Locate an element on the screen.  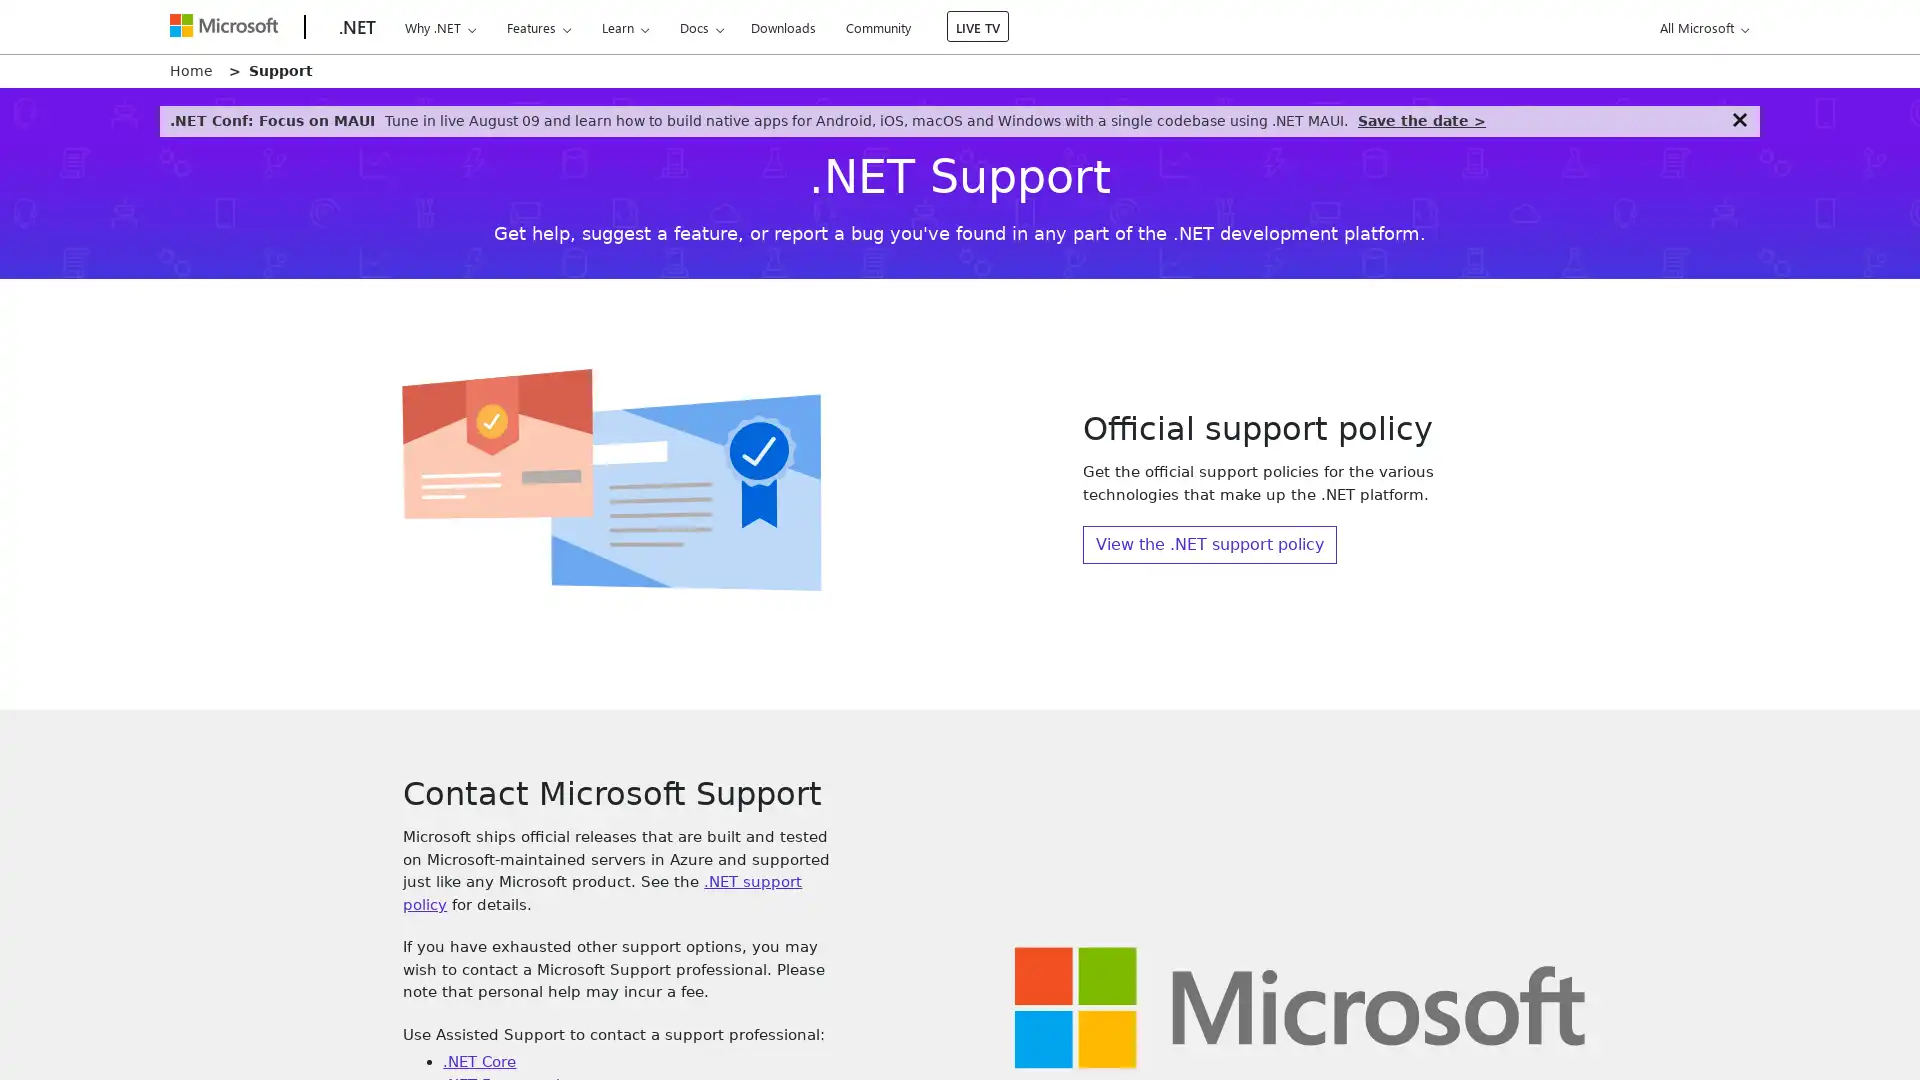
close is located at coordinates (1738, 119).